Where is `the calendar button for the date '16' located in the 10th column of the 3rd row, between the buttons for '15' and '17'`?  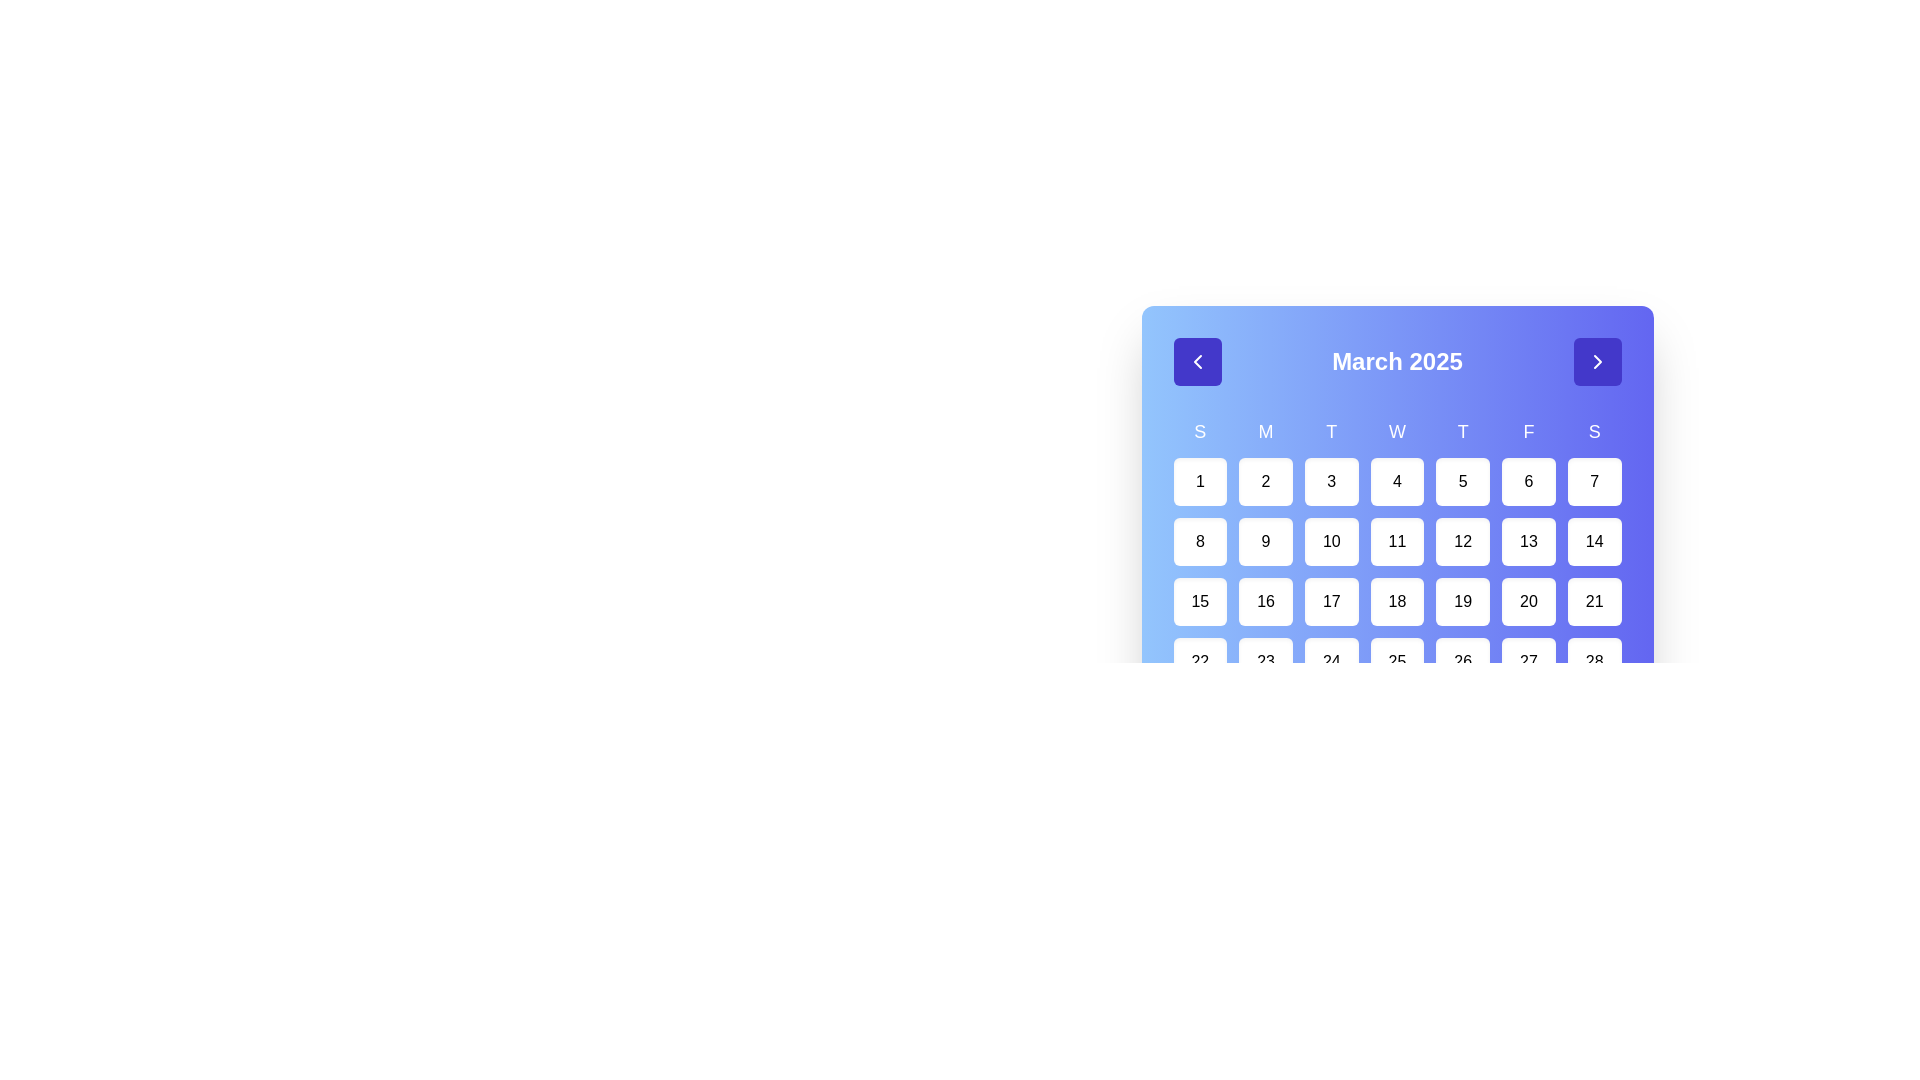 the calendar button for the date '16' located in the 10th column of the 3rd row, between the buttons for '15' and '17' is located at coordinates (1265, 600).